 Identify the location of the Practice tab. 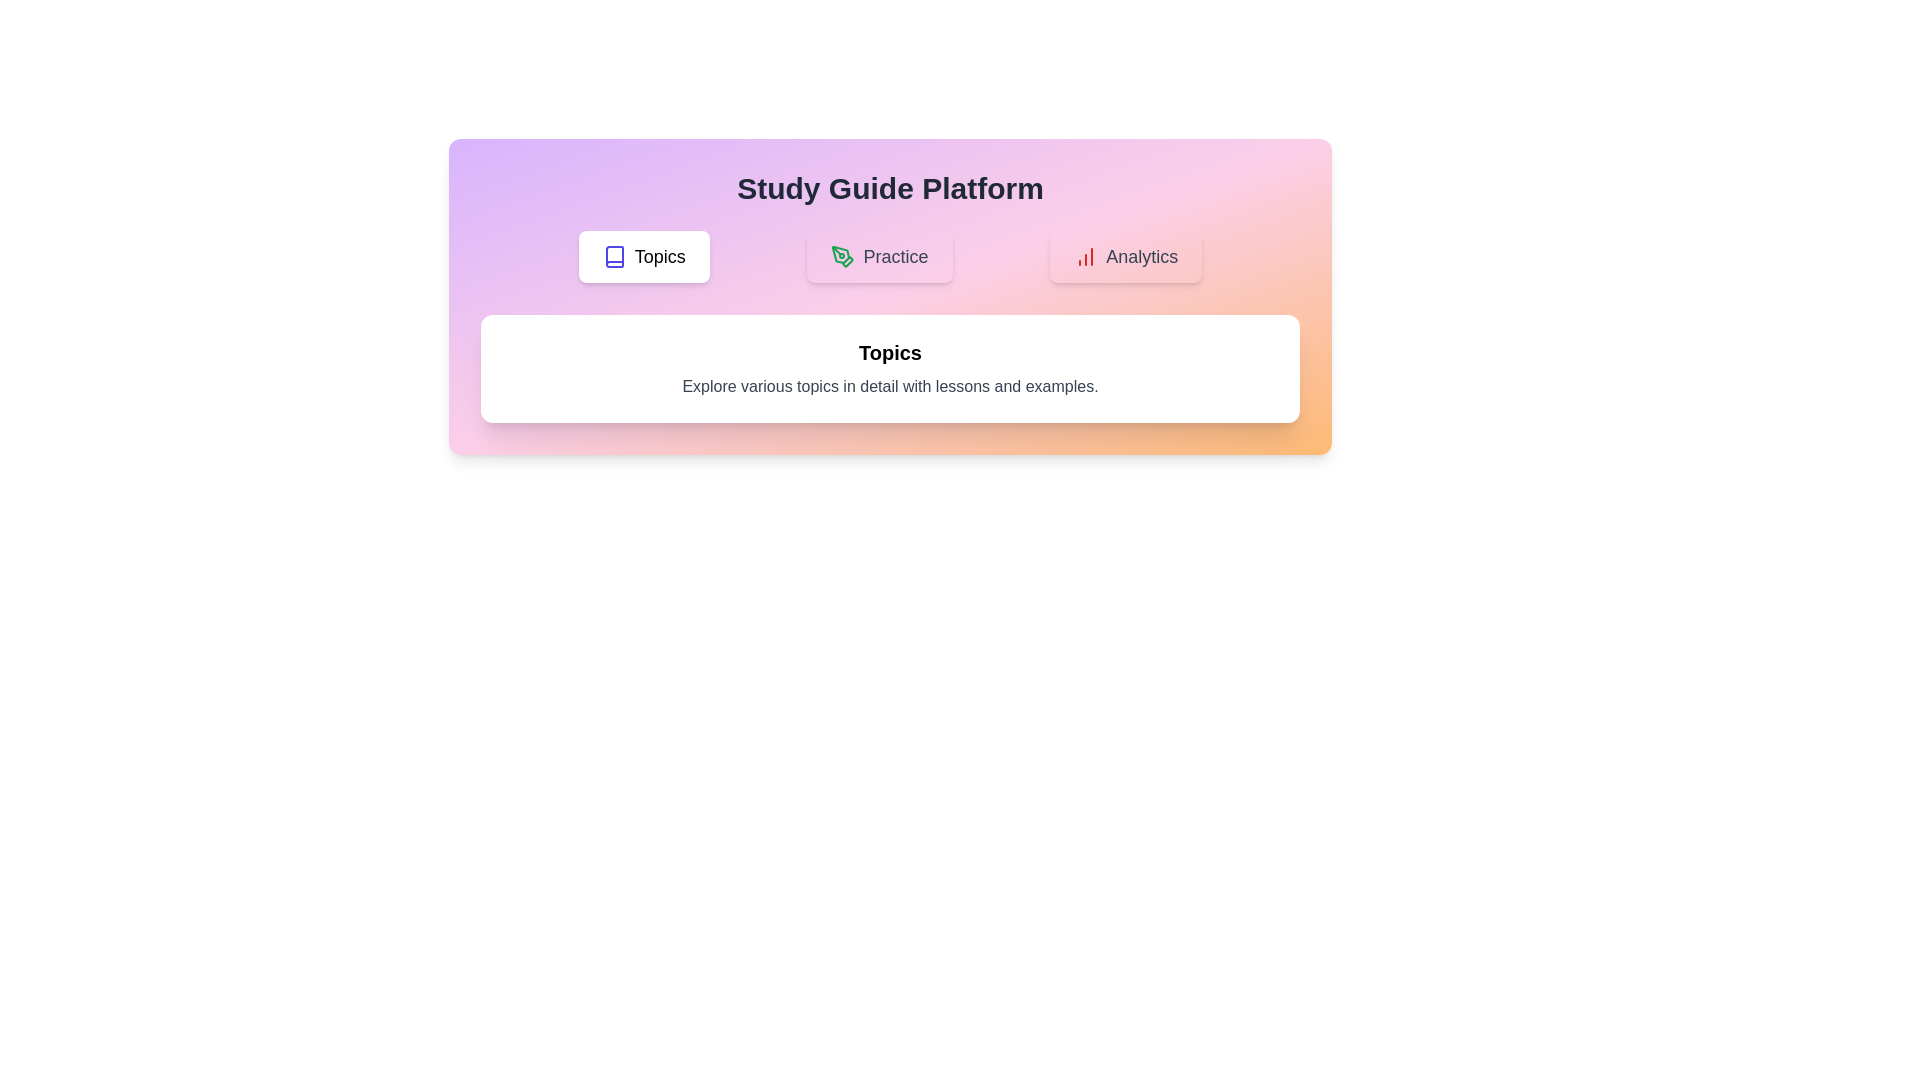
(879, 256).